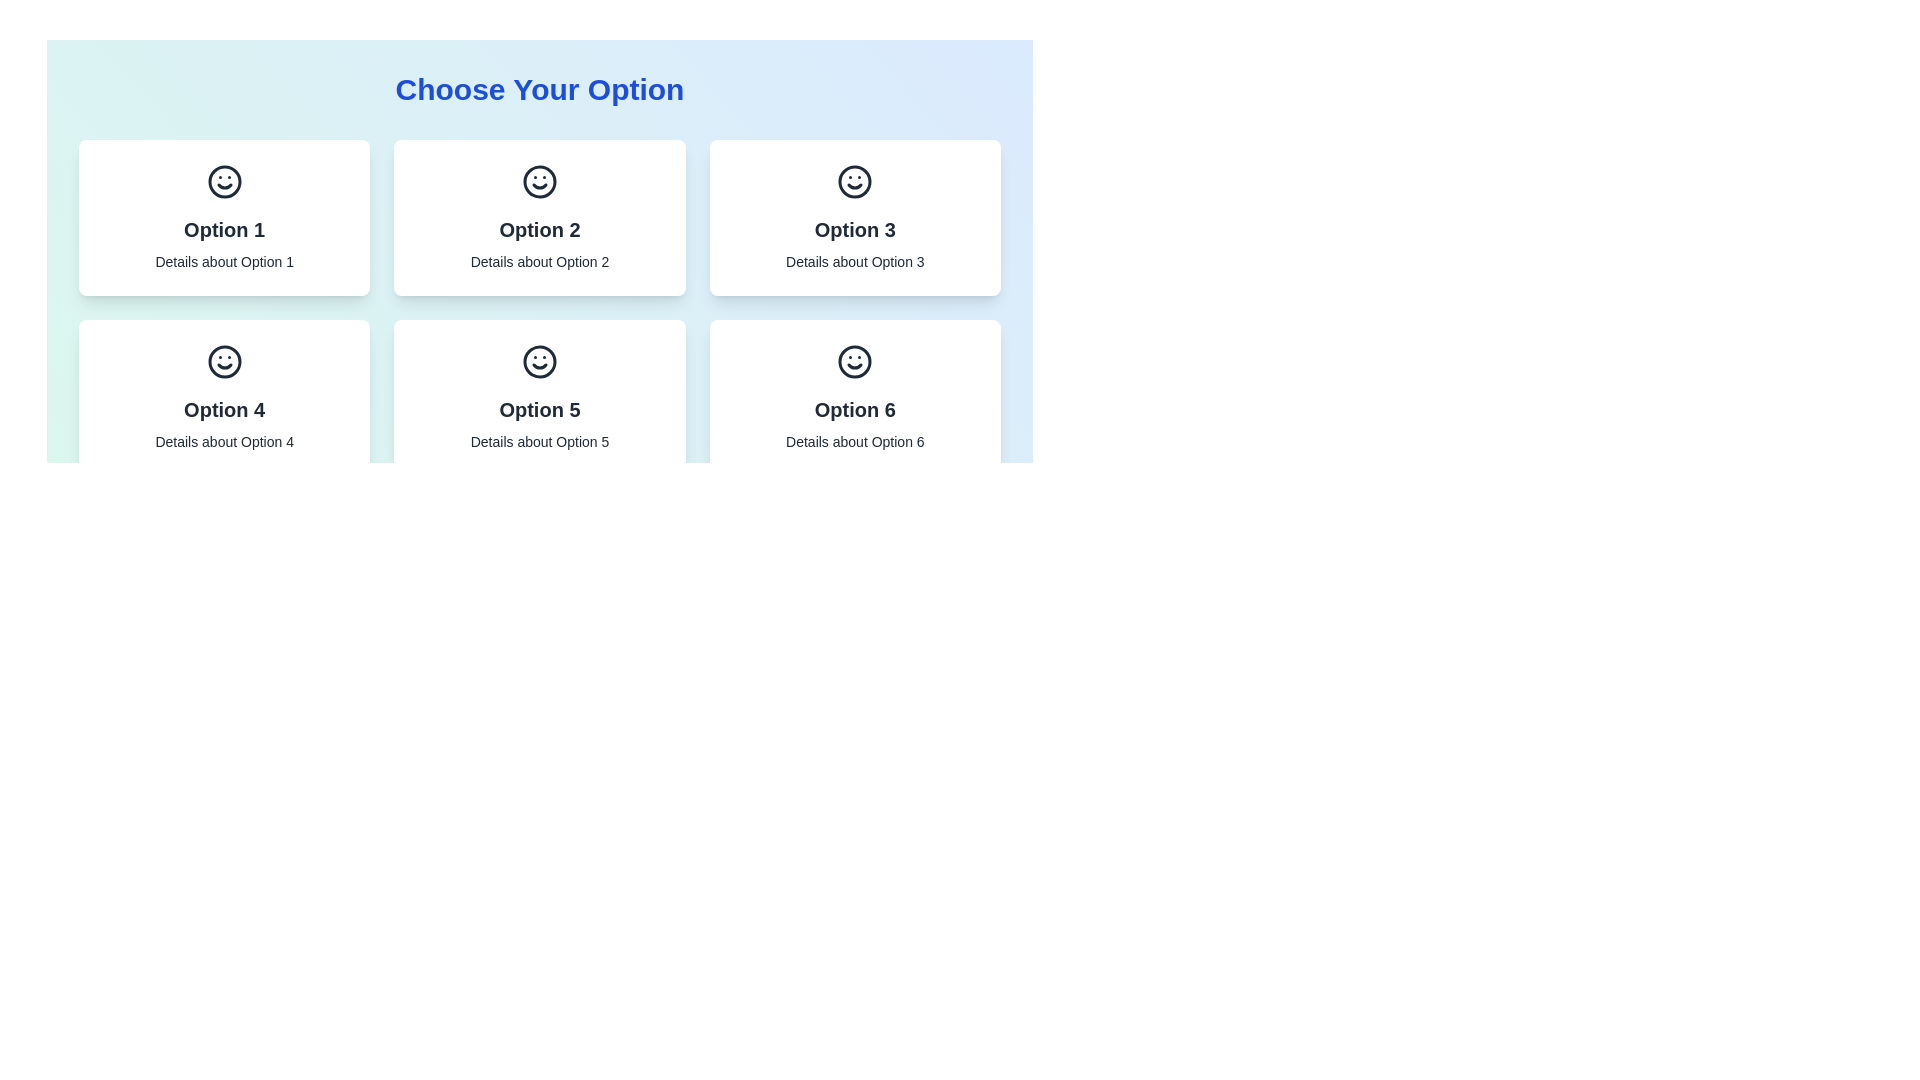  What do you see at coordinates (855, 362) in the screenshot?
I see `the icon that visually represents positivity associated with the card labeled 'Option 6', located at the top-center of the card` at bounding box center [855, 362].